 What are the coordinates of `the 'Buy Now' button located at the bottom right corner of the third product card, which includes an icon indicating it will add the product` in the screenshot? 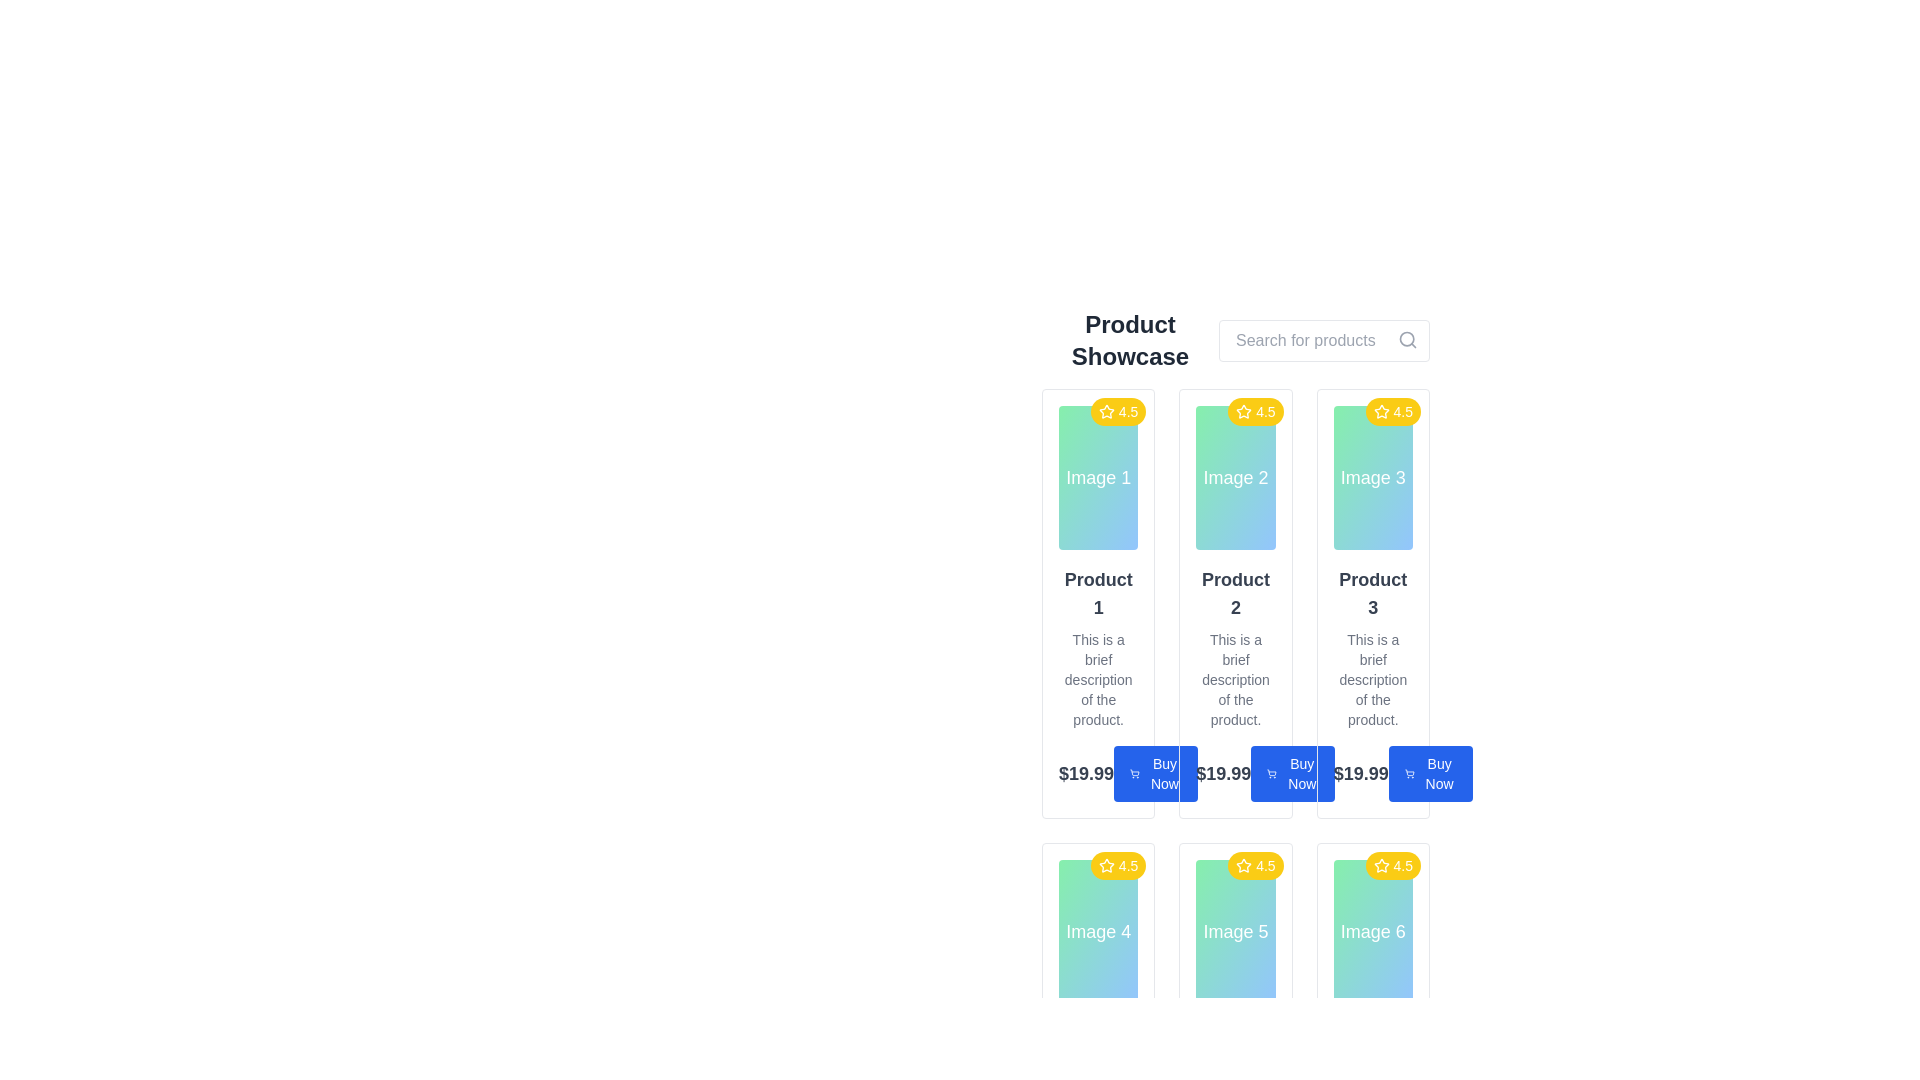 It's located at (1408, 773).